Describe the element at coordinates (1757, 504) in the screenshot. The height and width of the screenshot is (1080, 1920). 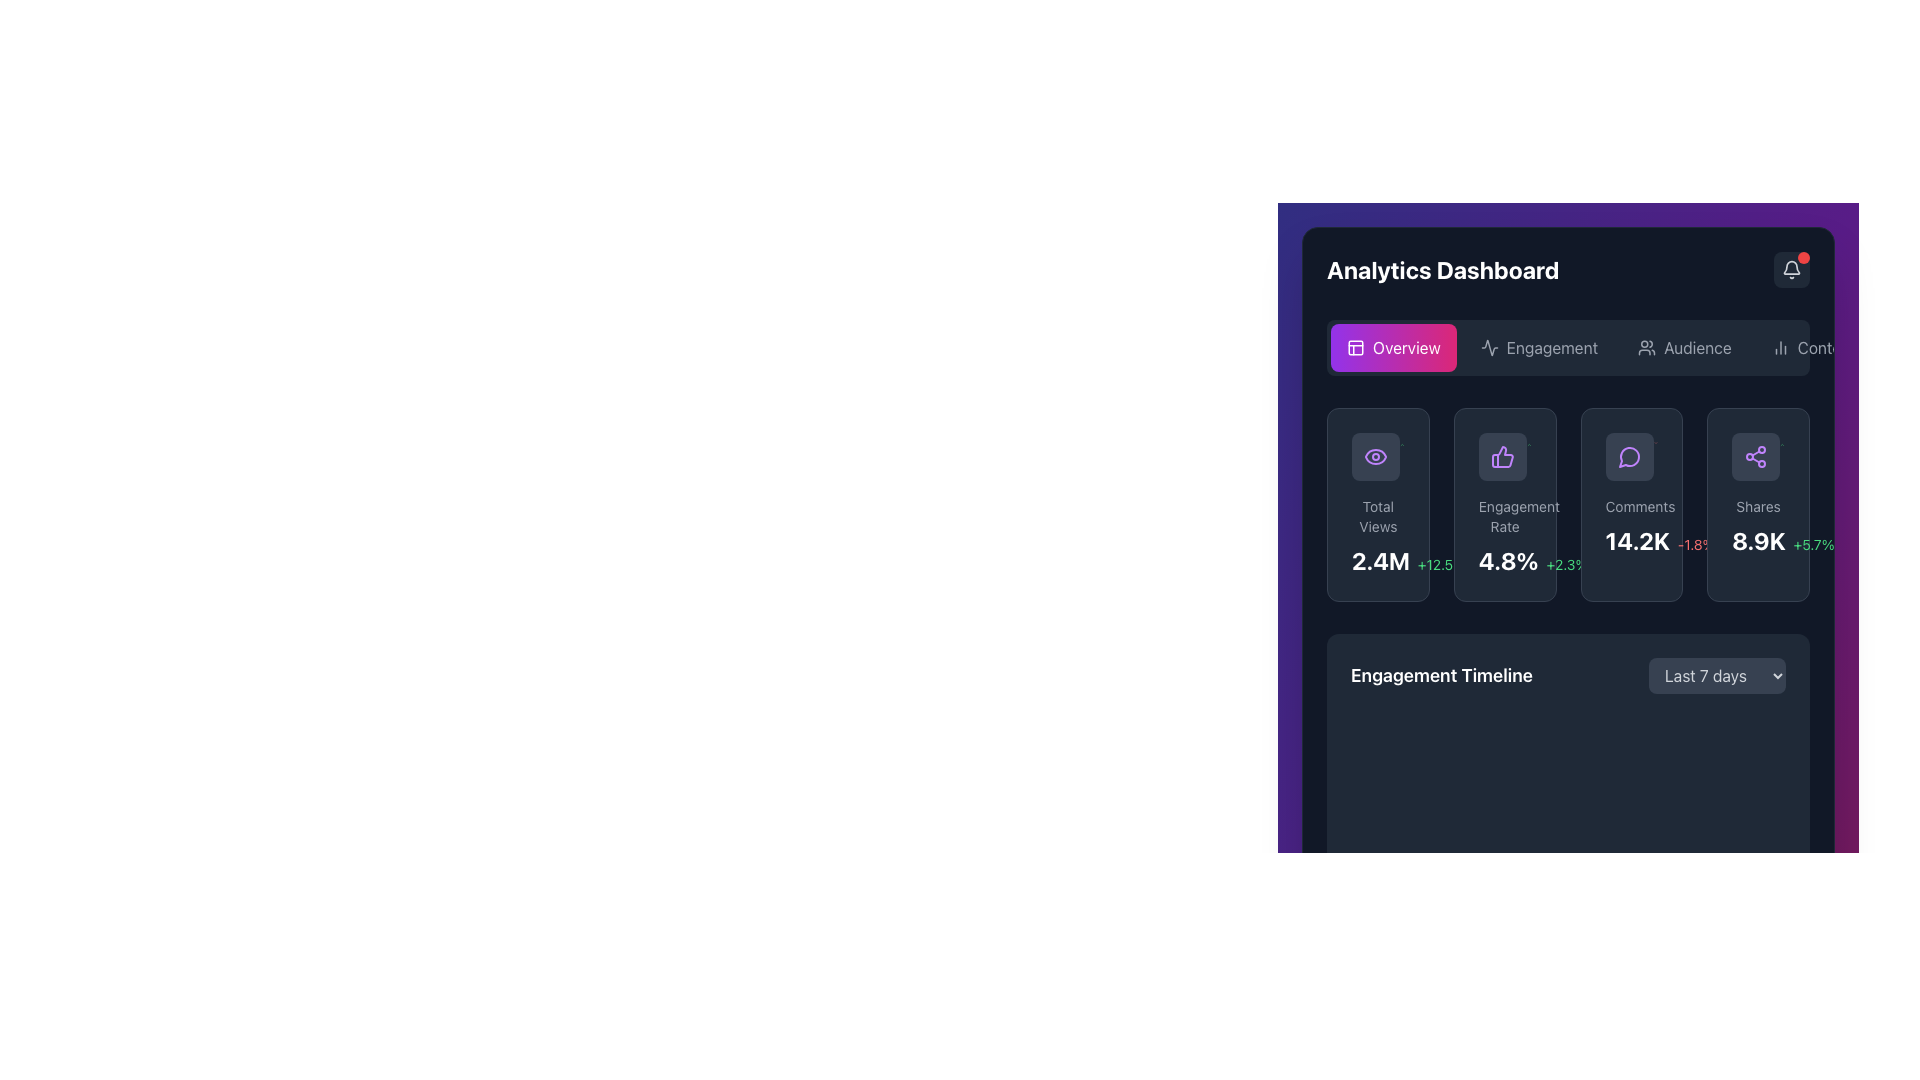
I see `the 'Shares' statistical card located in the fourth column of the Analytics Dashboard` at that location.